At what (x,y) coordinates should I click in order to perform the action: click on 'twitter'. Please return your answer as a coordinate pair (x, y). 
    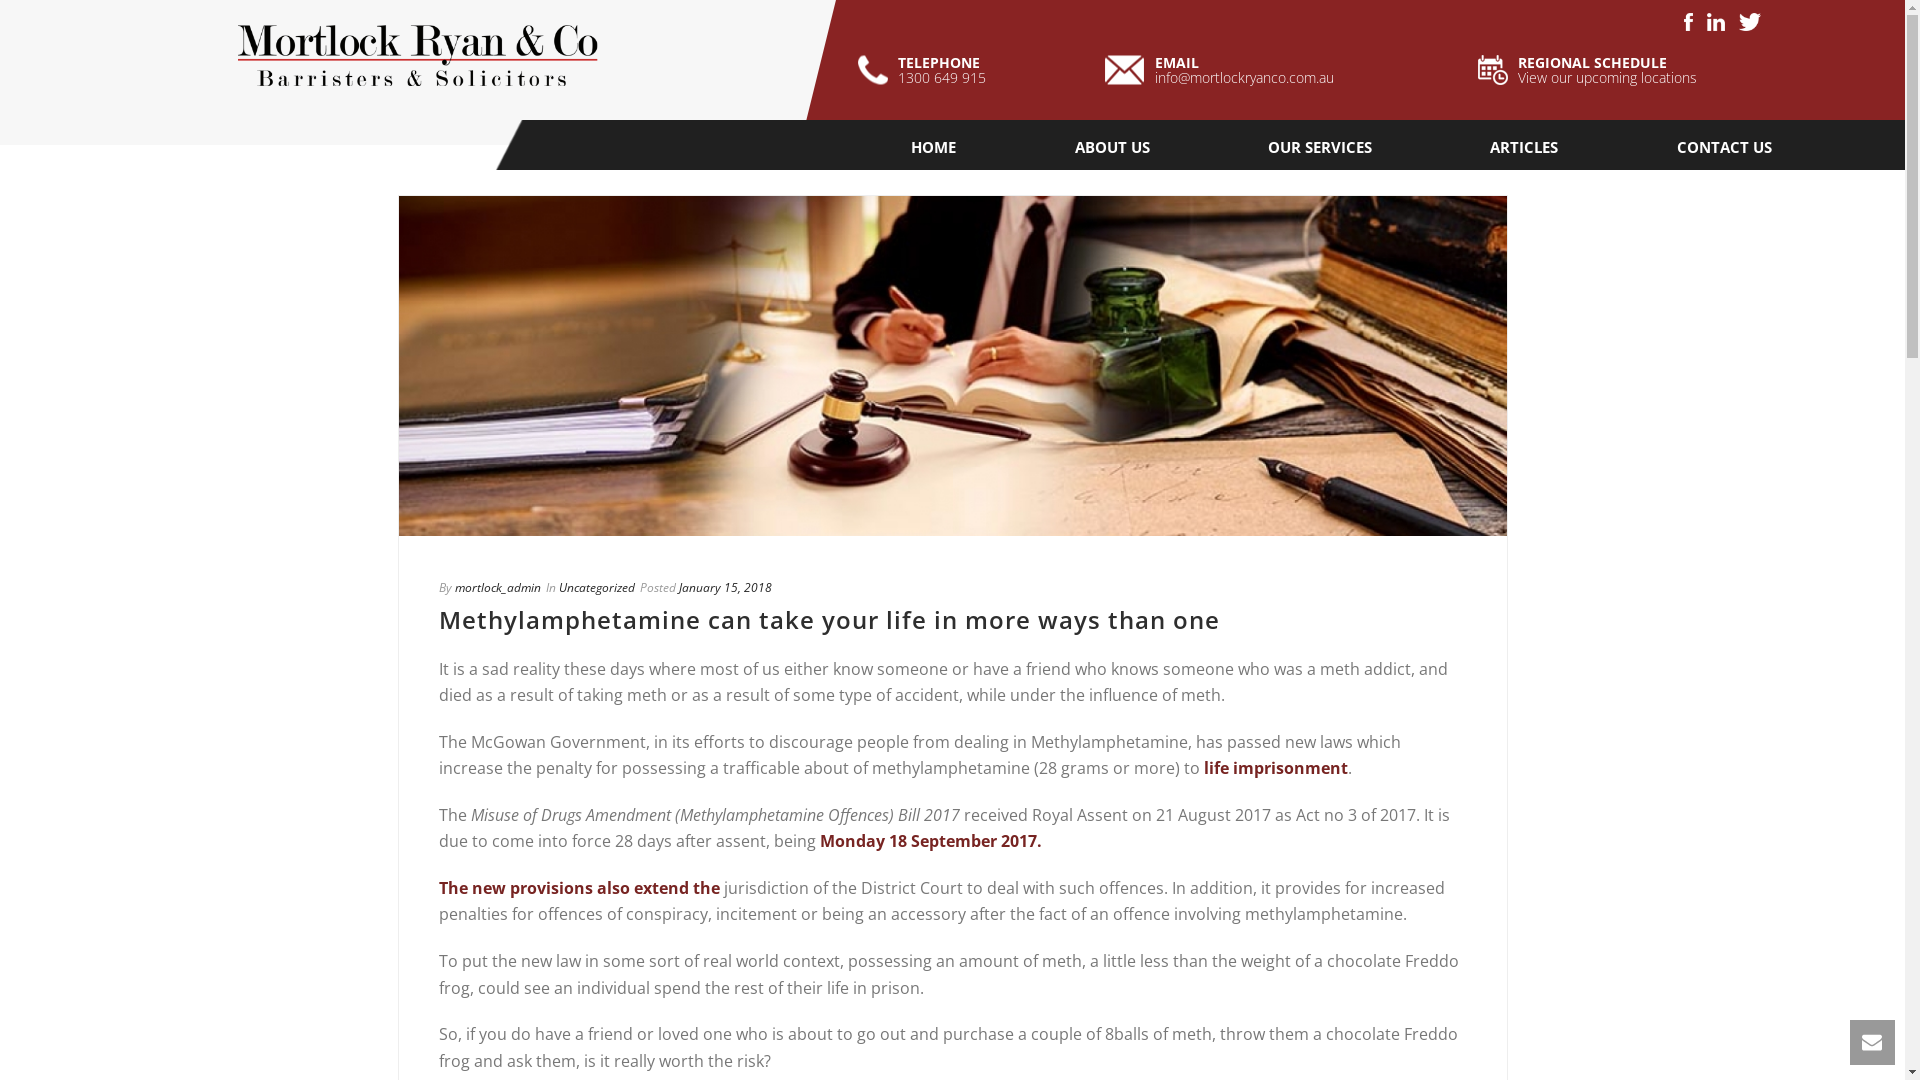
    Looking at the image, I should click on (1737, 22).